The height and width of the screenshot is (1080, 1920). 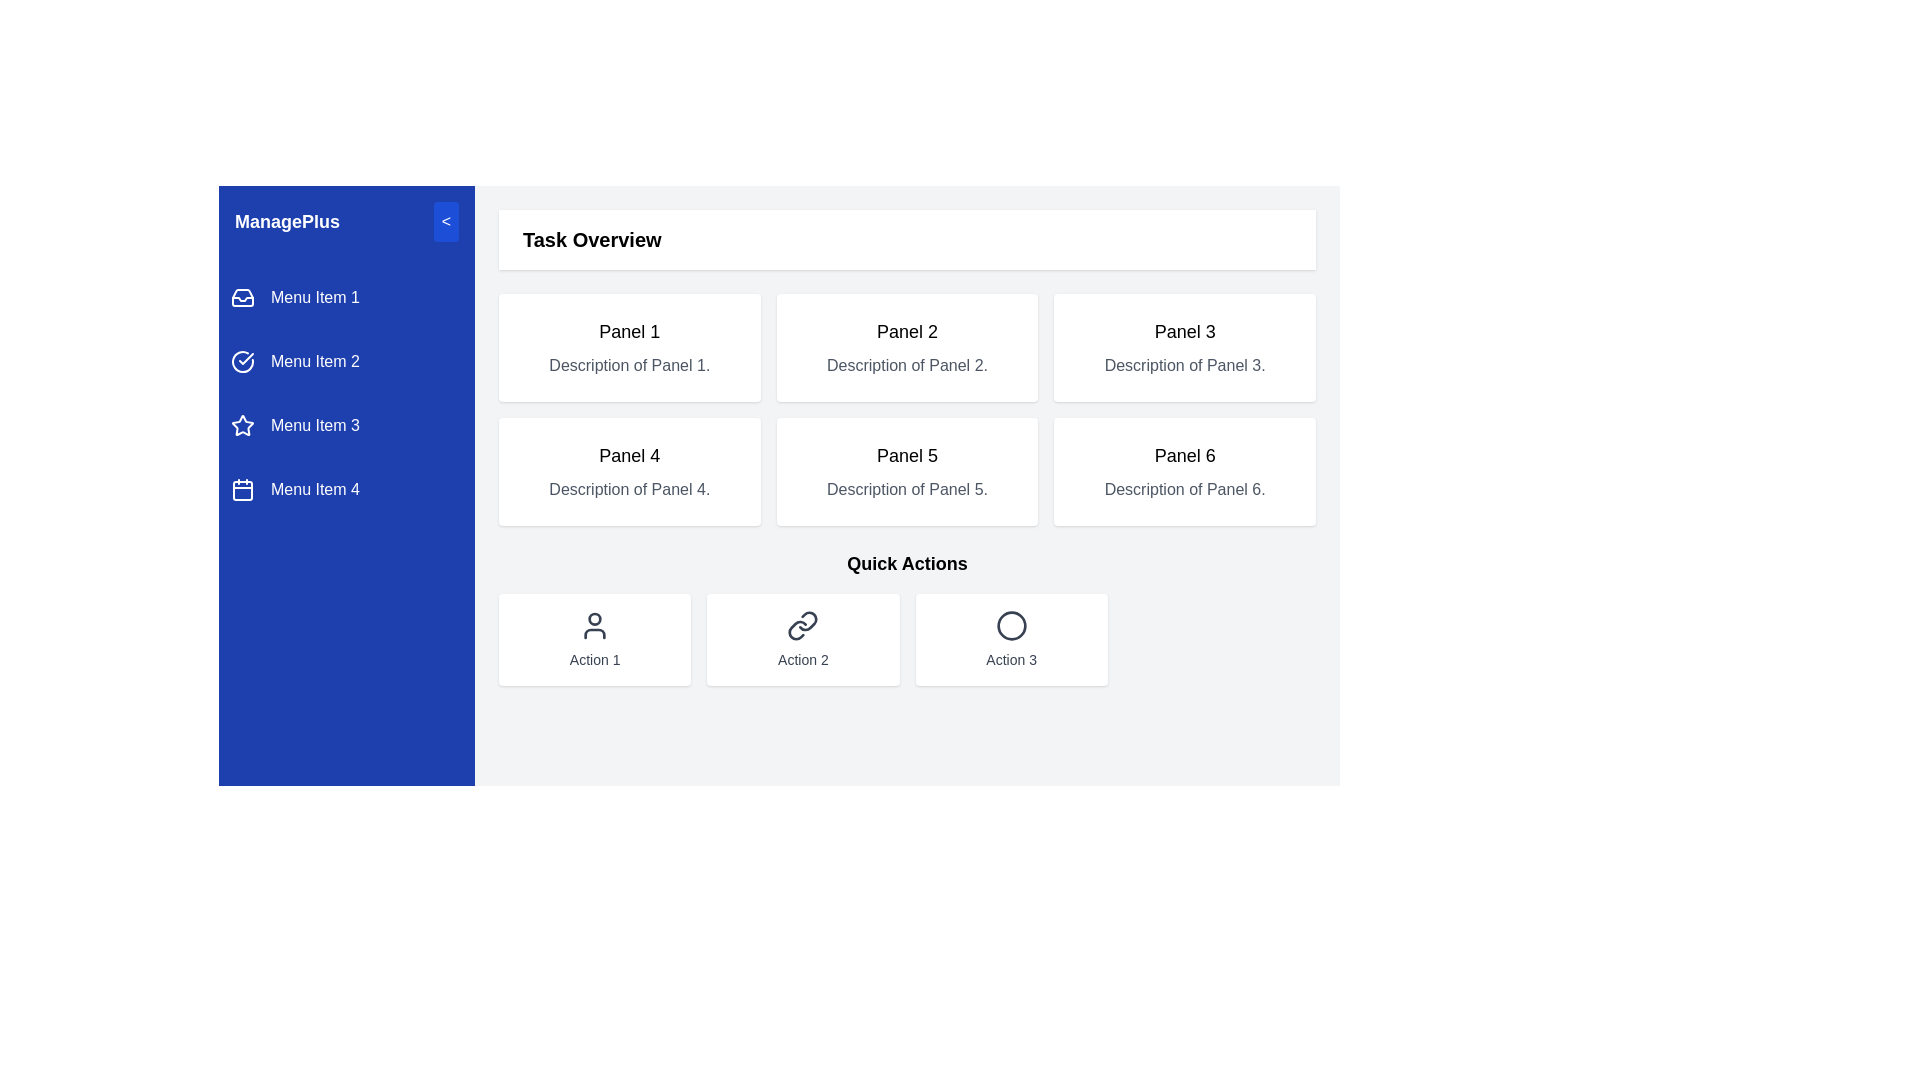 I want to click on the 'Task Overview' text label, which is a bold and prominently styled header displayed in a larger font size on a white background, so click(x=591, y=238).